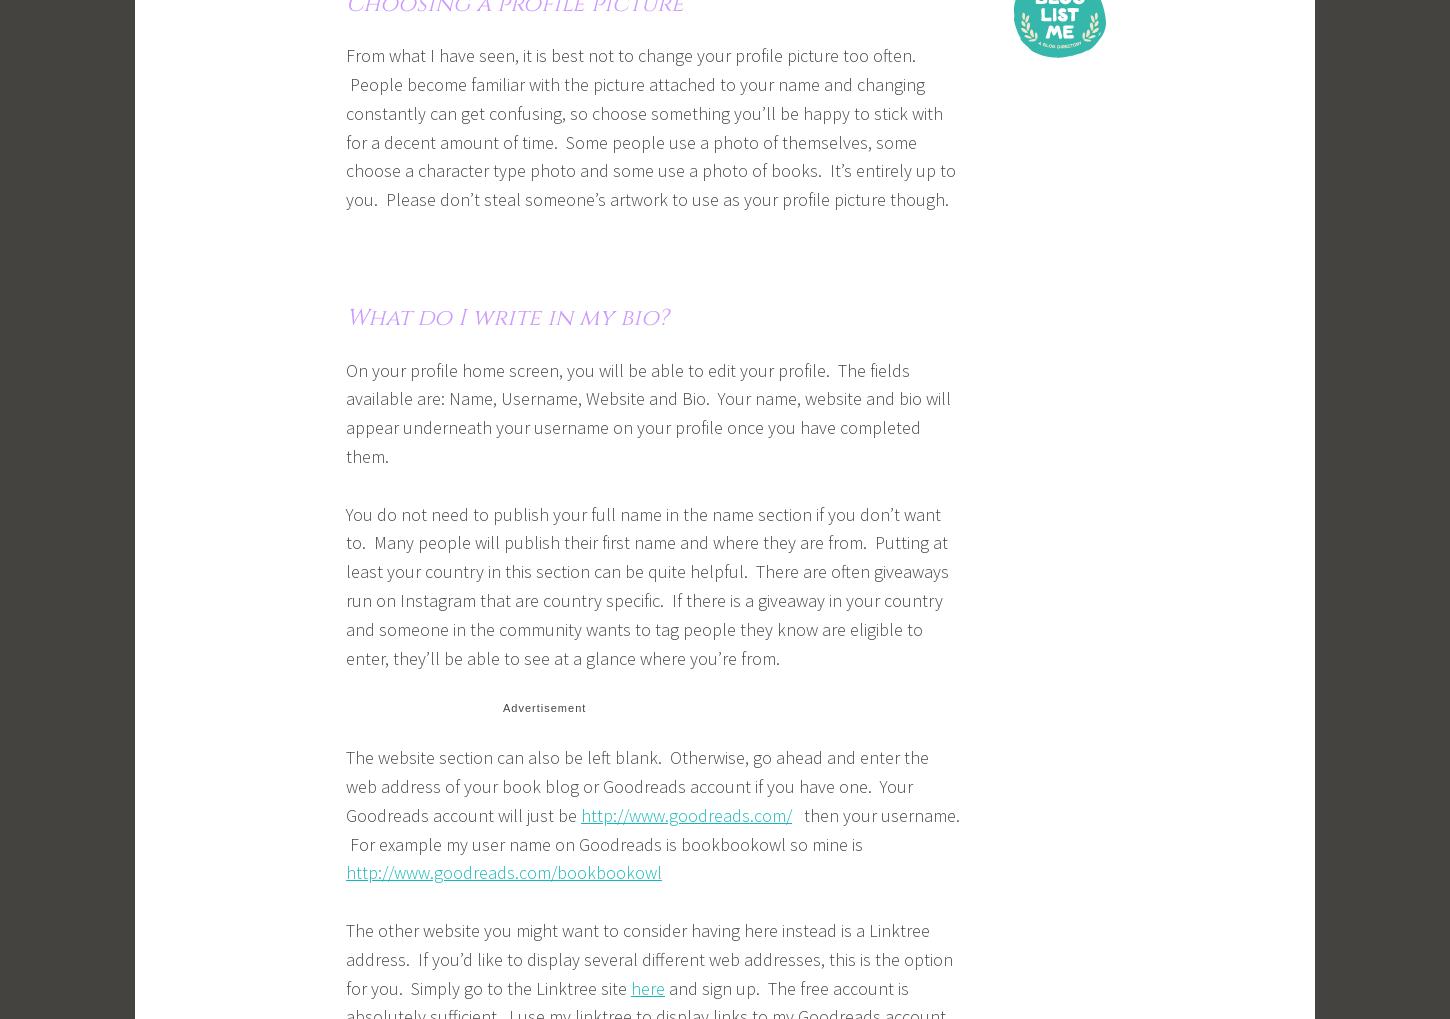  I want to click on 'here', so click(647, 987).